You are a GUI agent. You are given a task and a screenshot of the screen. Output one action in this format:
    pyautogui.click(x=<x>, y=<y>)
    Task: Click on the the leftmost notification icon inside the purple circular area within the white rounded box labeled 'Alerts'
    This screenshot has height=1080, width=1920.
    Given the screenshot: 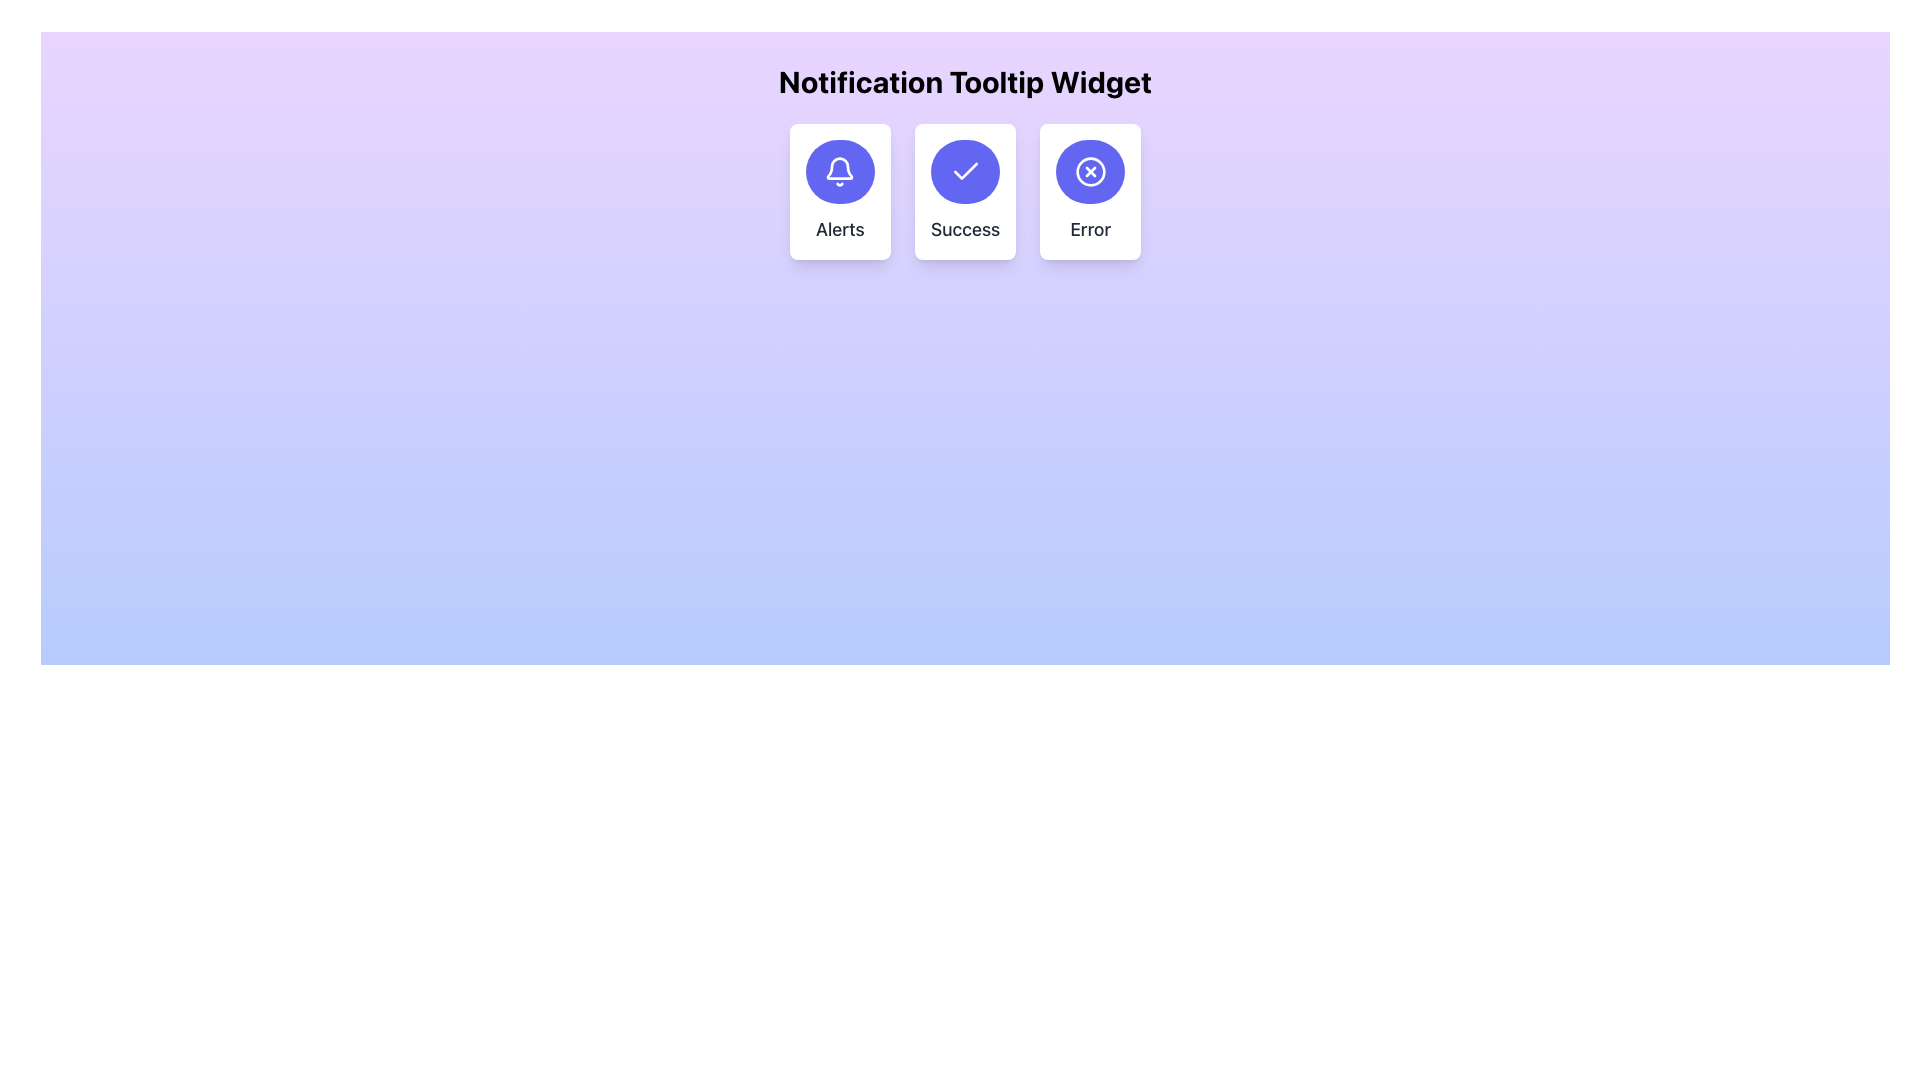 What is the action you would take?
    pyautogui.click(x=840, y=171)
    